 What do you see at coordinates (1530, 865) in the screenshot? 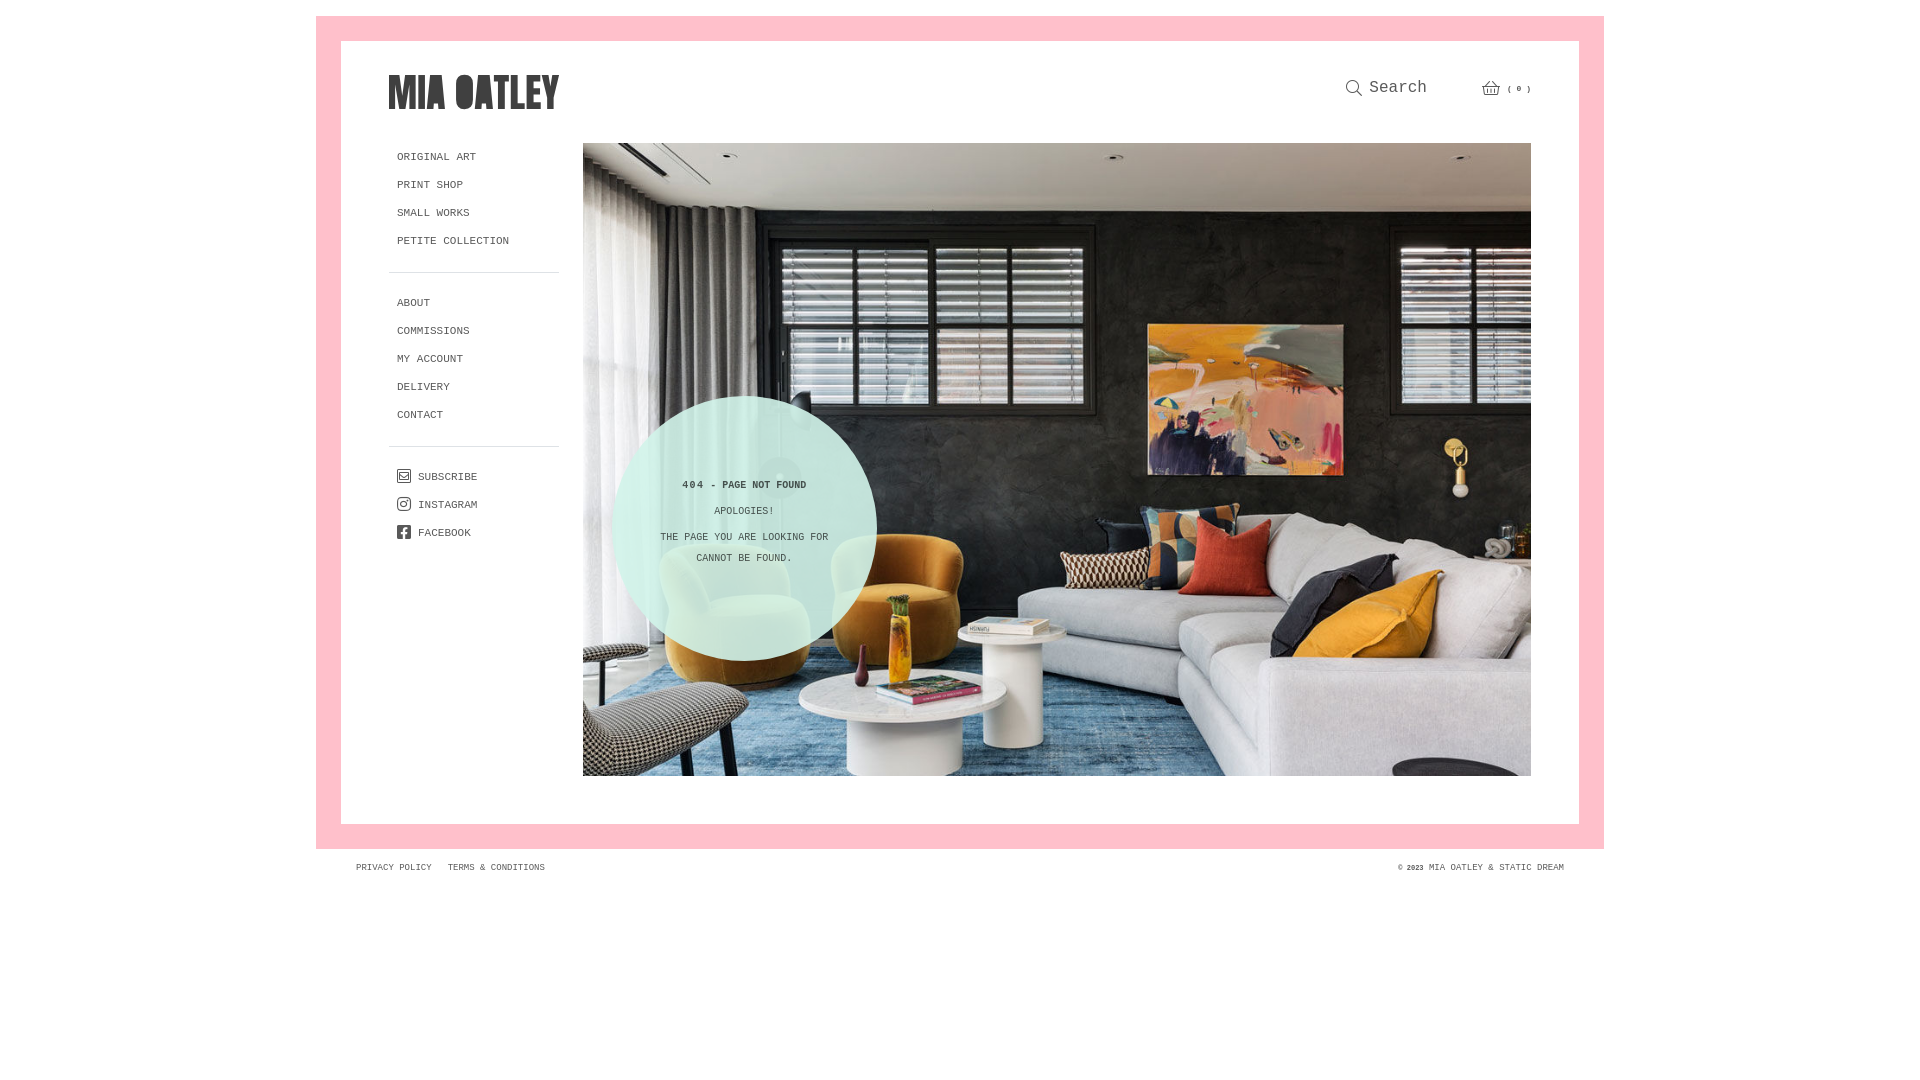
I see `'Static Dream'` at bounding box center [1530, 865].